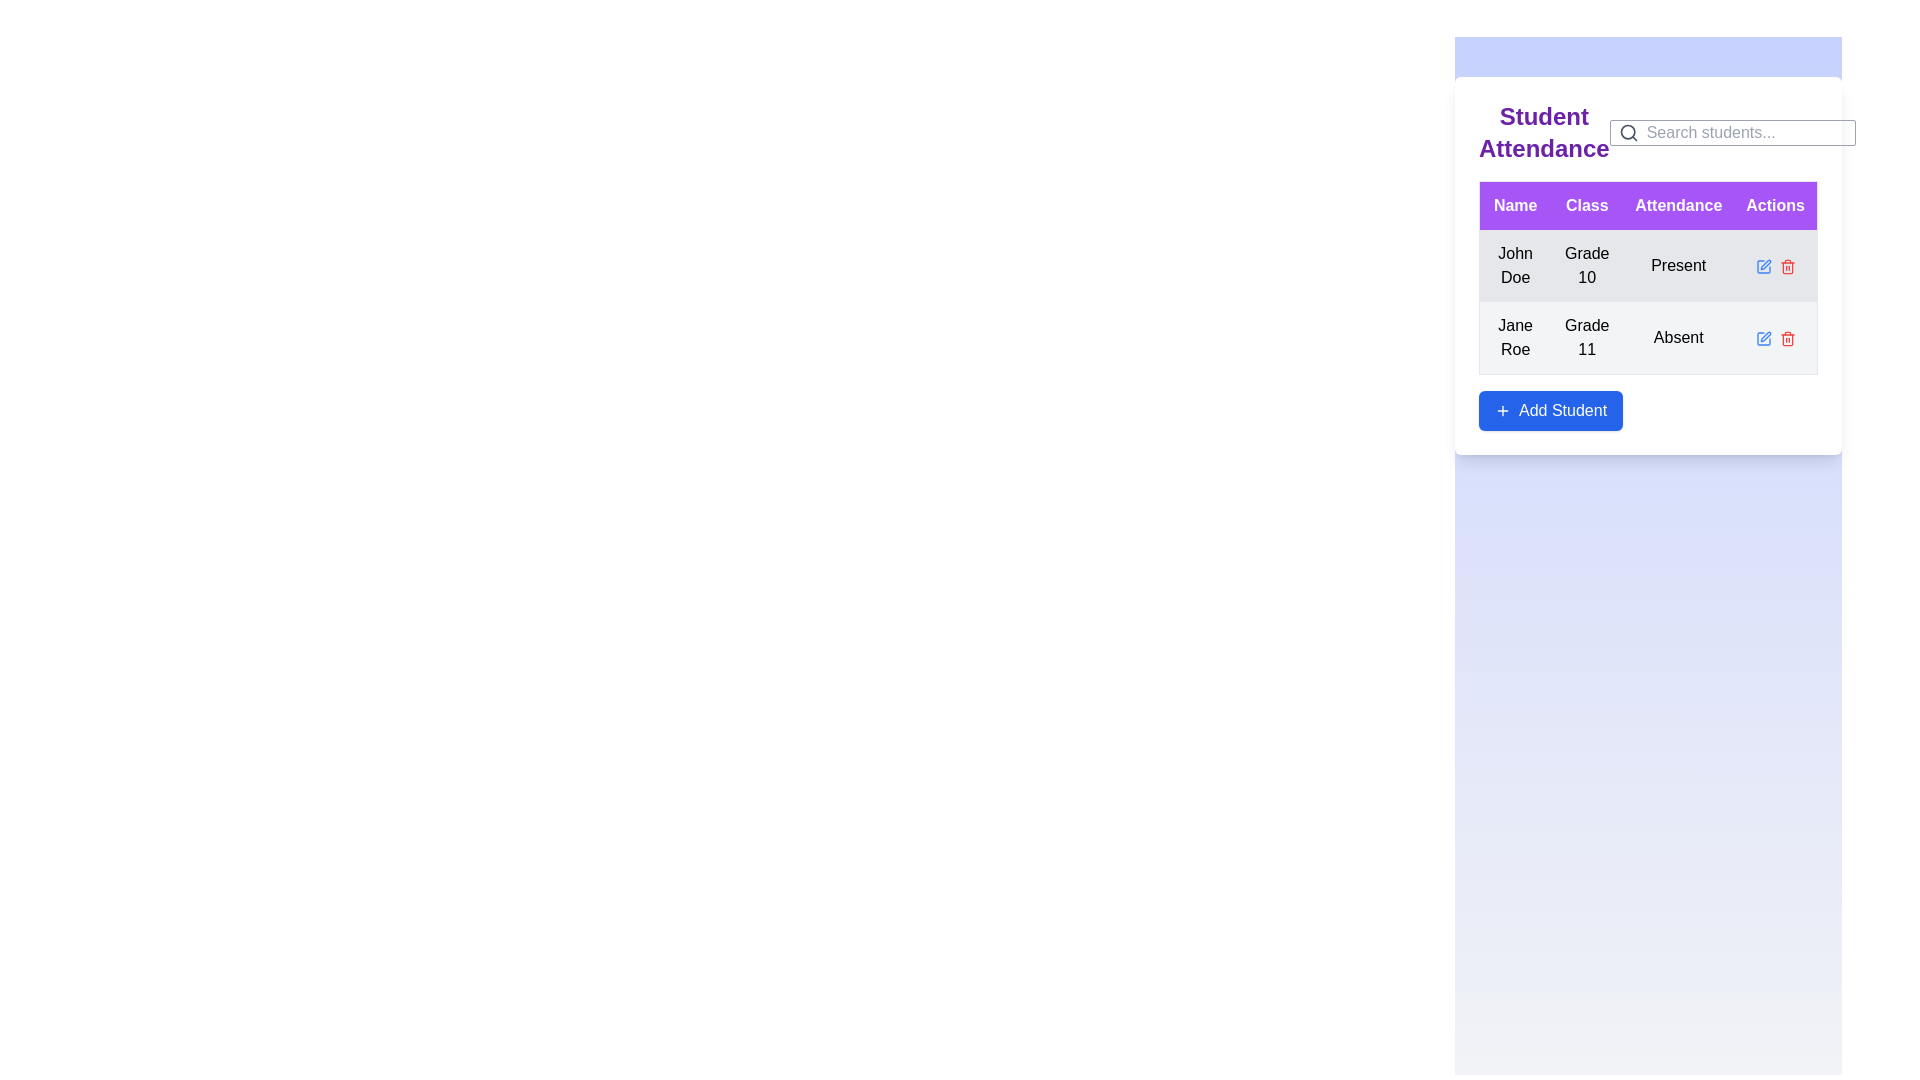 This screenshot has height=1080, width=1920. I want to click on the purple rectangular header labeled 'Actions' which is the fourth column header in the table layout, so click(1776, 205).